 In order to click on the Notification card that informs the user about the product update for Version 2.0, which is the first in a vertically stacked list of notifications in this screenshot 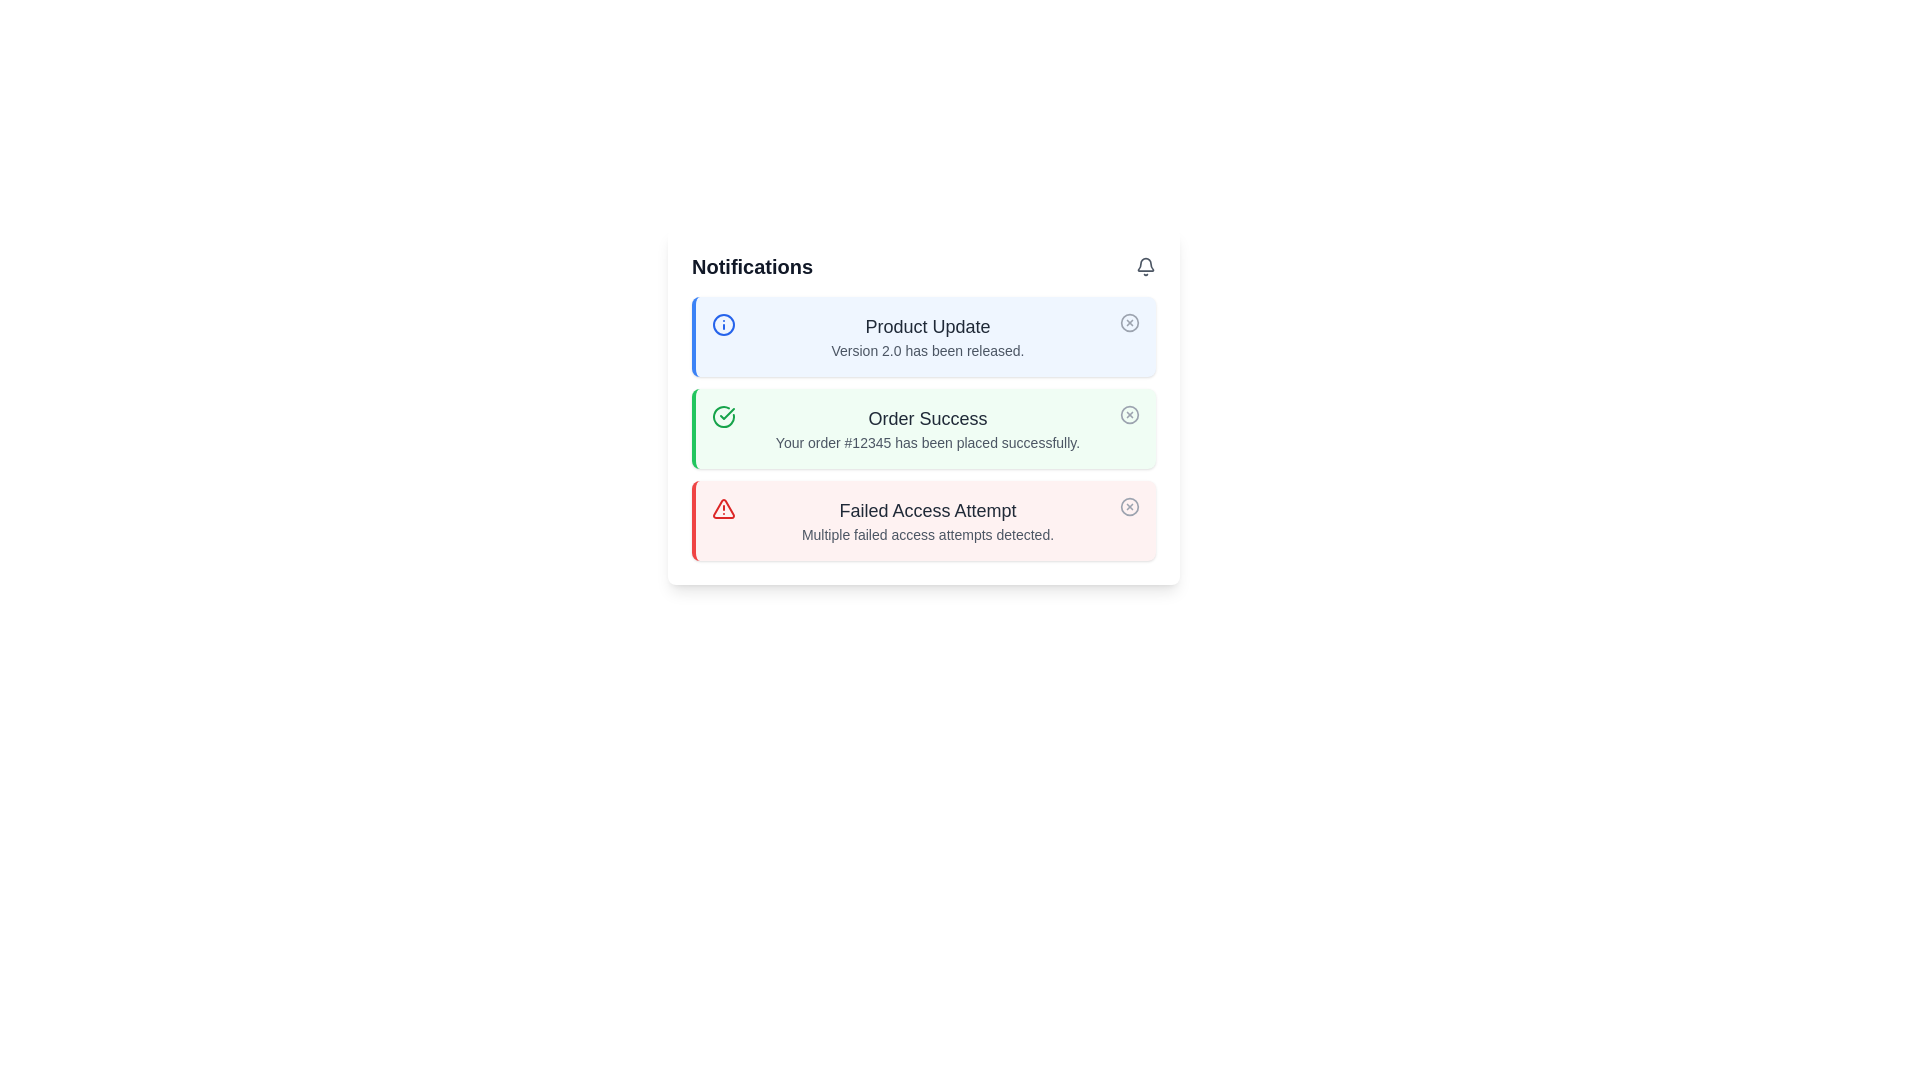, I will do `click(923, 335)`.